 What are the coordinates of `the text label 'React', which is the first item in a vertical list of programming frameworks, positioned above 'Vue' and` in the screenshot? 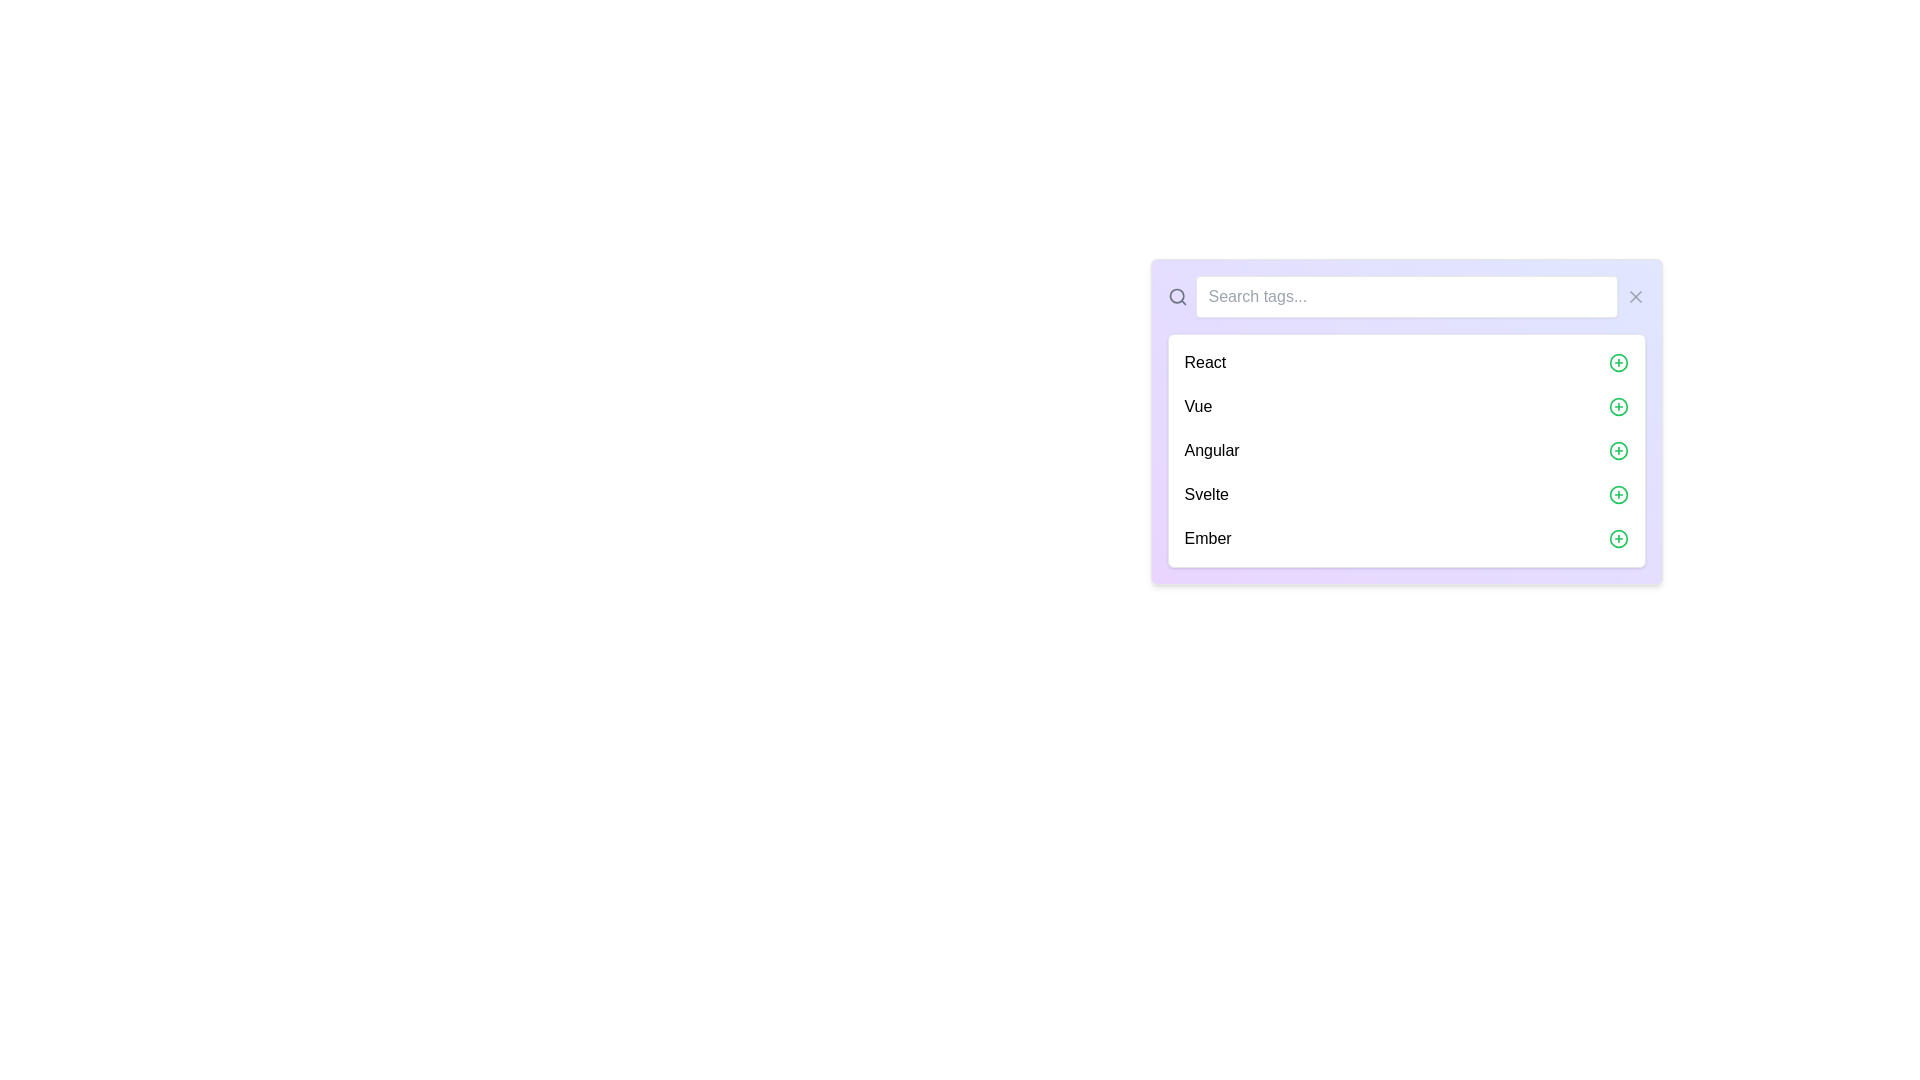 It's located at (1204, 362).